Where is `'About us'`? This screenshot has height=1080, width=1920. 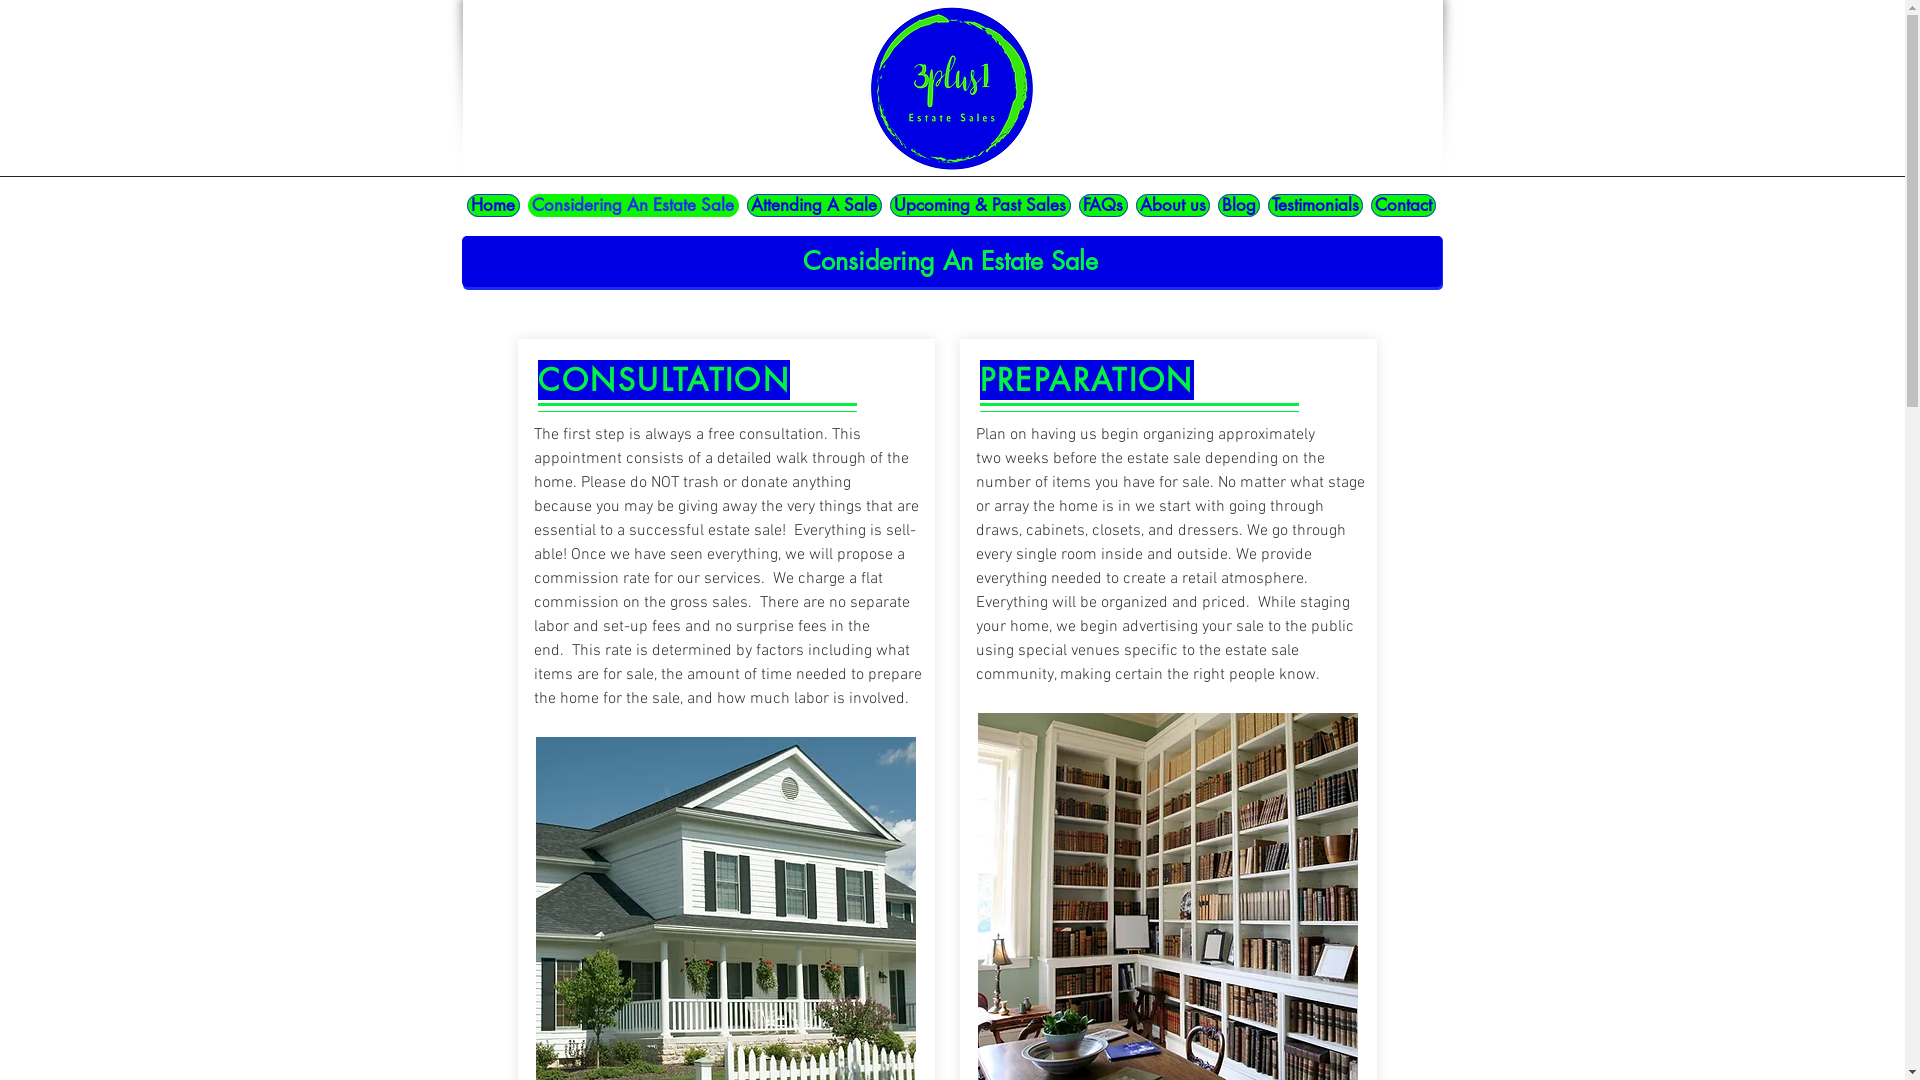 'About us' is located at coordinates (1172, 205).